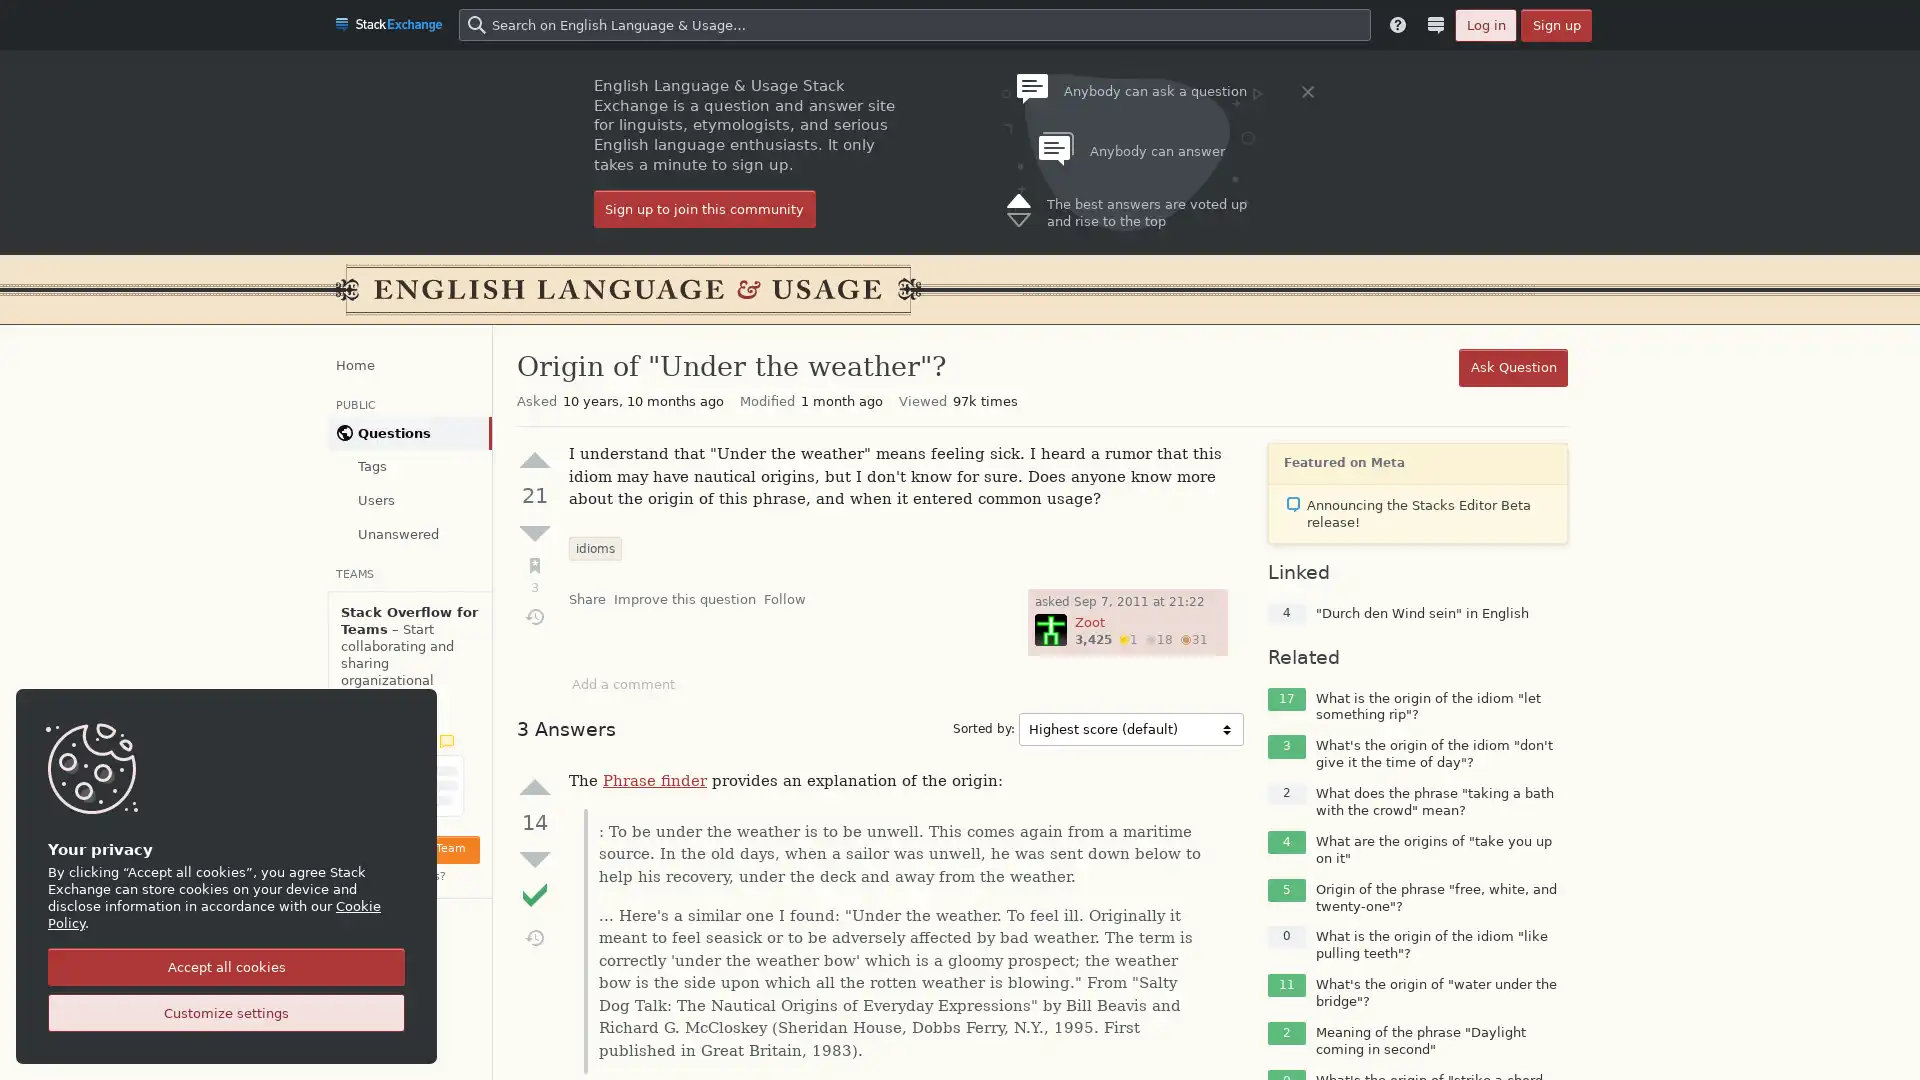 The width and height of the screenshot is (1920, 1080). I want to click on Add a comment, so click(622, 684).